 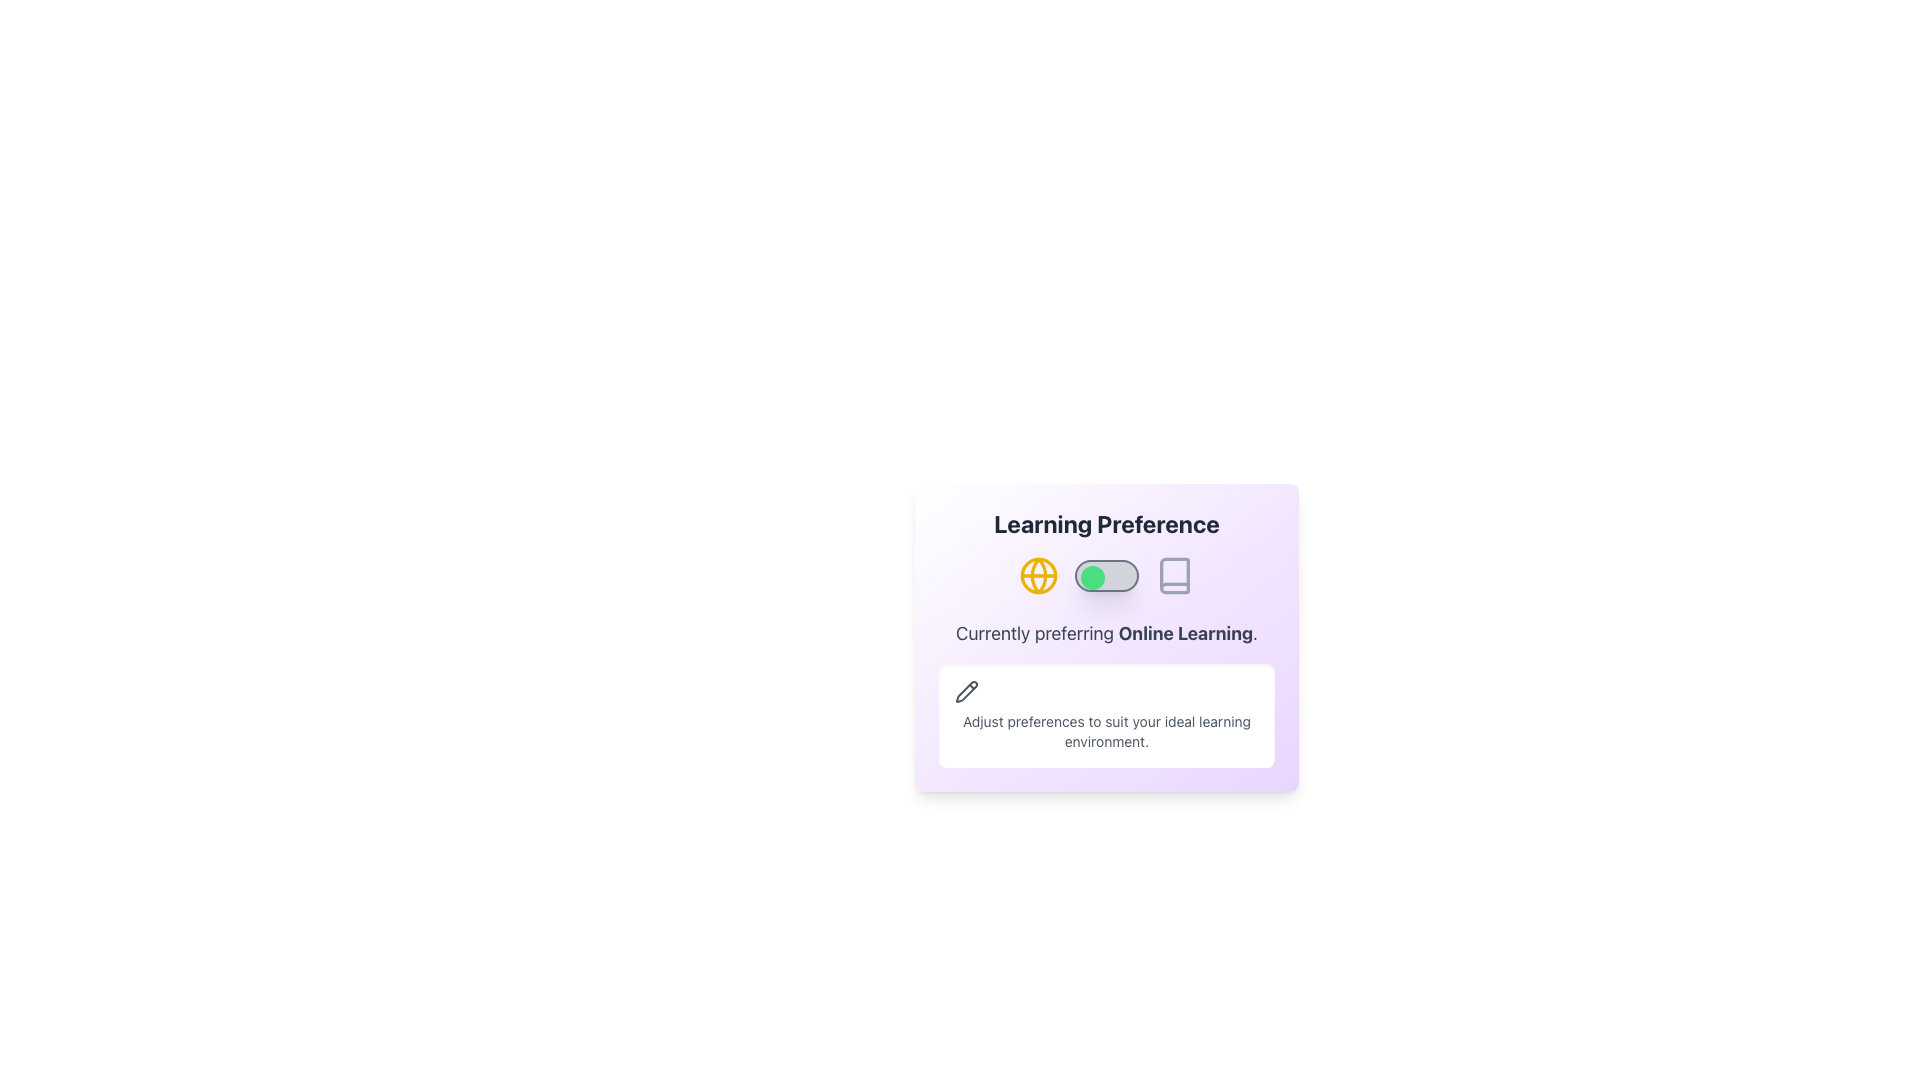 I want to click on the status indicator text block that displays the current learning mode preference, which is 'Online Learning', located in the middle segment of the 'Learning Preference' card, so click(x=1106, y=633).